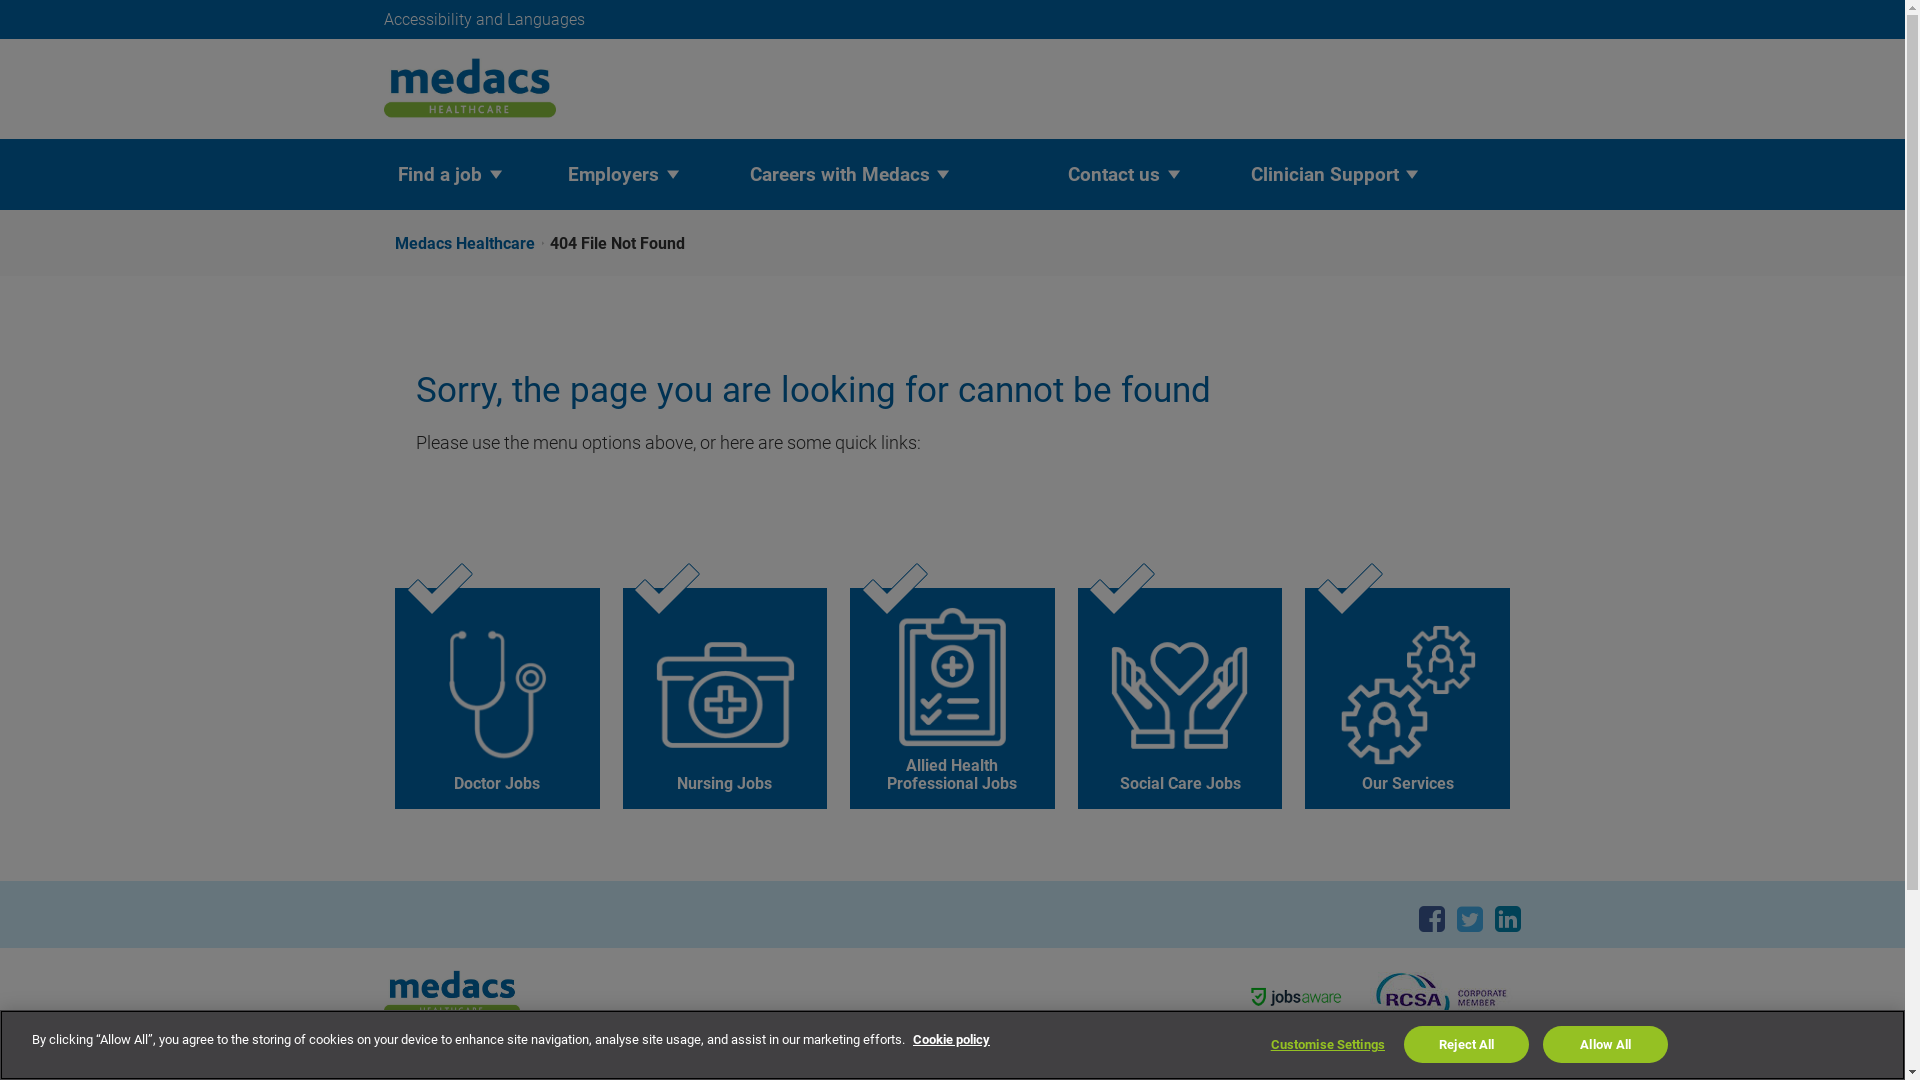 This screenshot has width=1920, height=1080. I want to click on 'Facebook', so click(1418, 918).